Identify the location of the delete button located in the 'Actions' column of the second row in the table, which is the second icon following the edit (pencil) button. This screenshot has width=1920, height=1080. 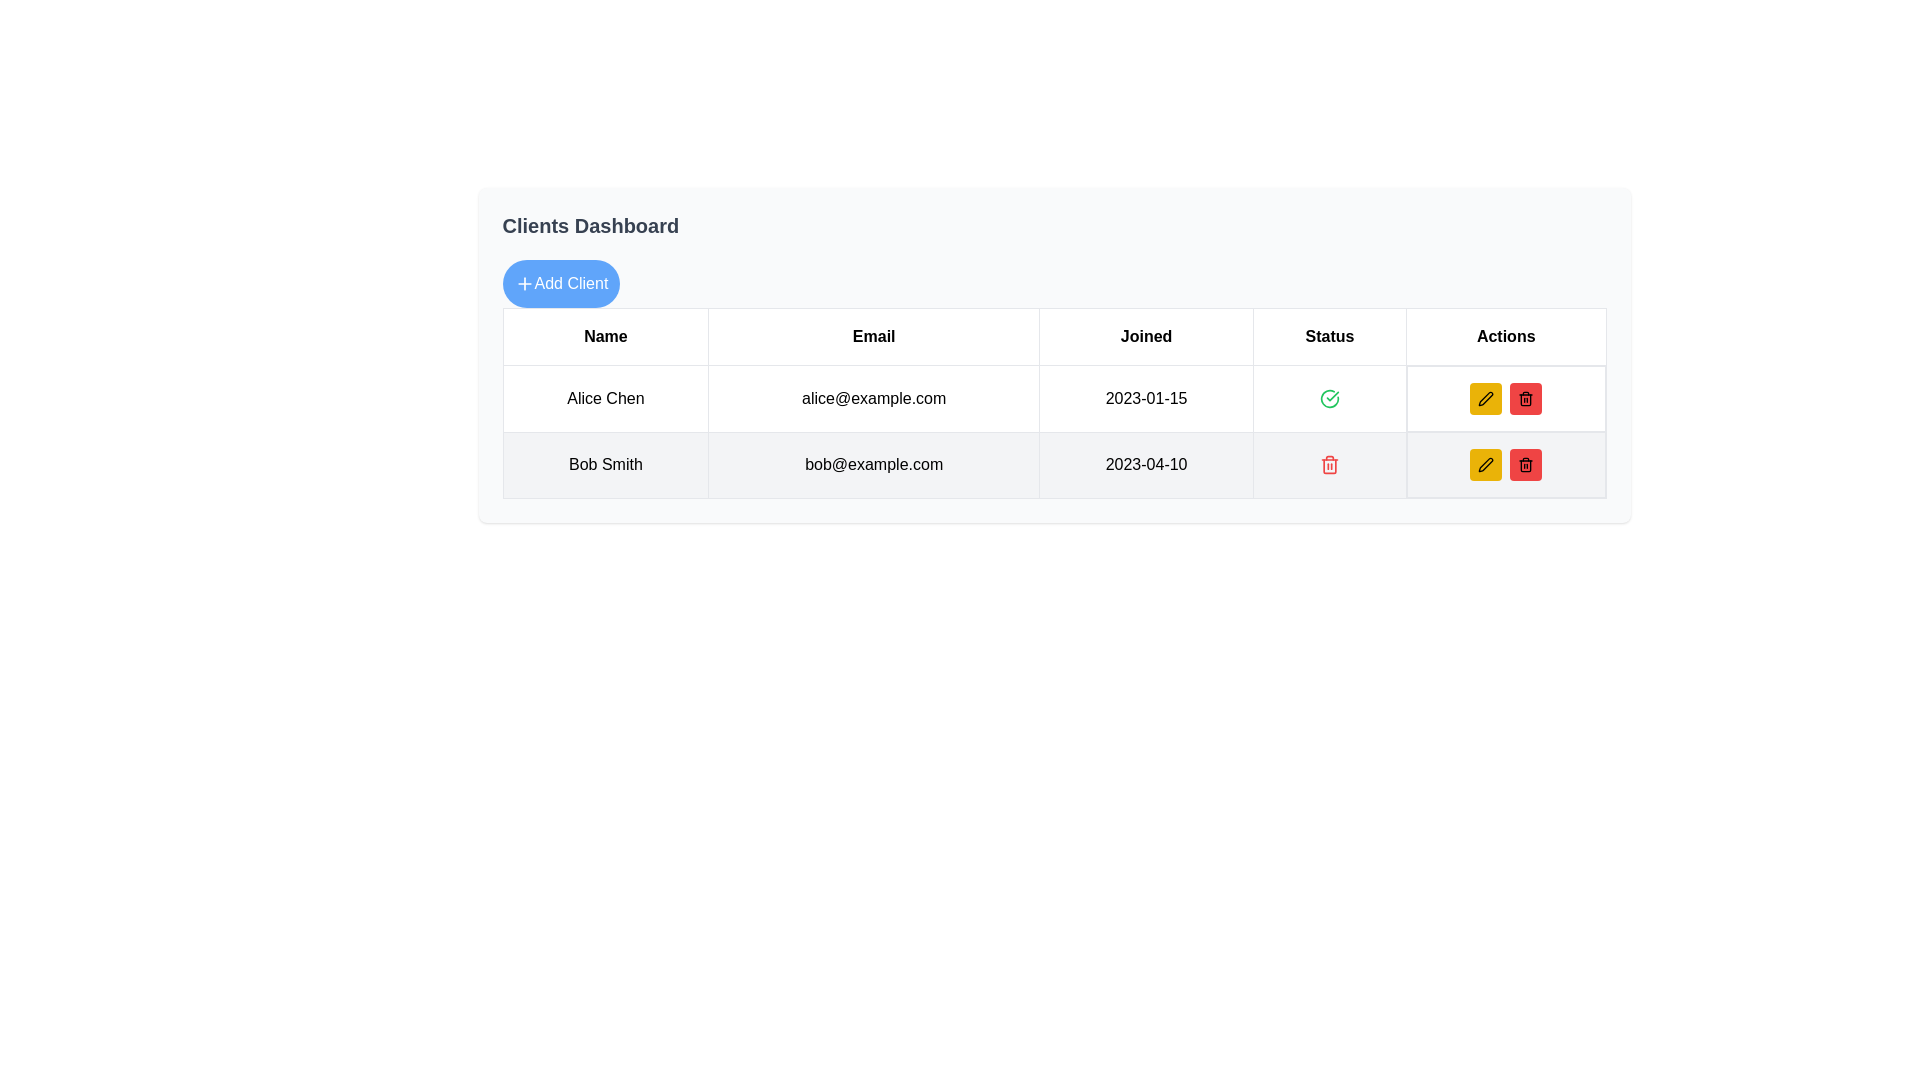
(1329, 465).